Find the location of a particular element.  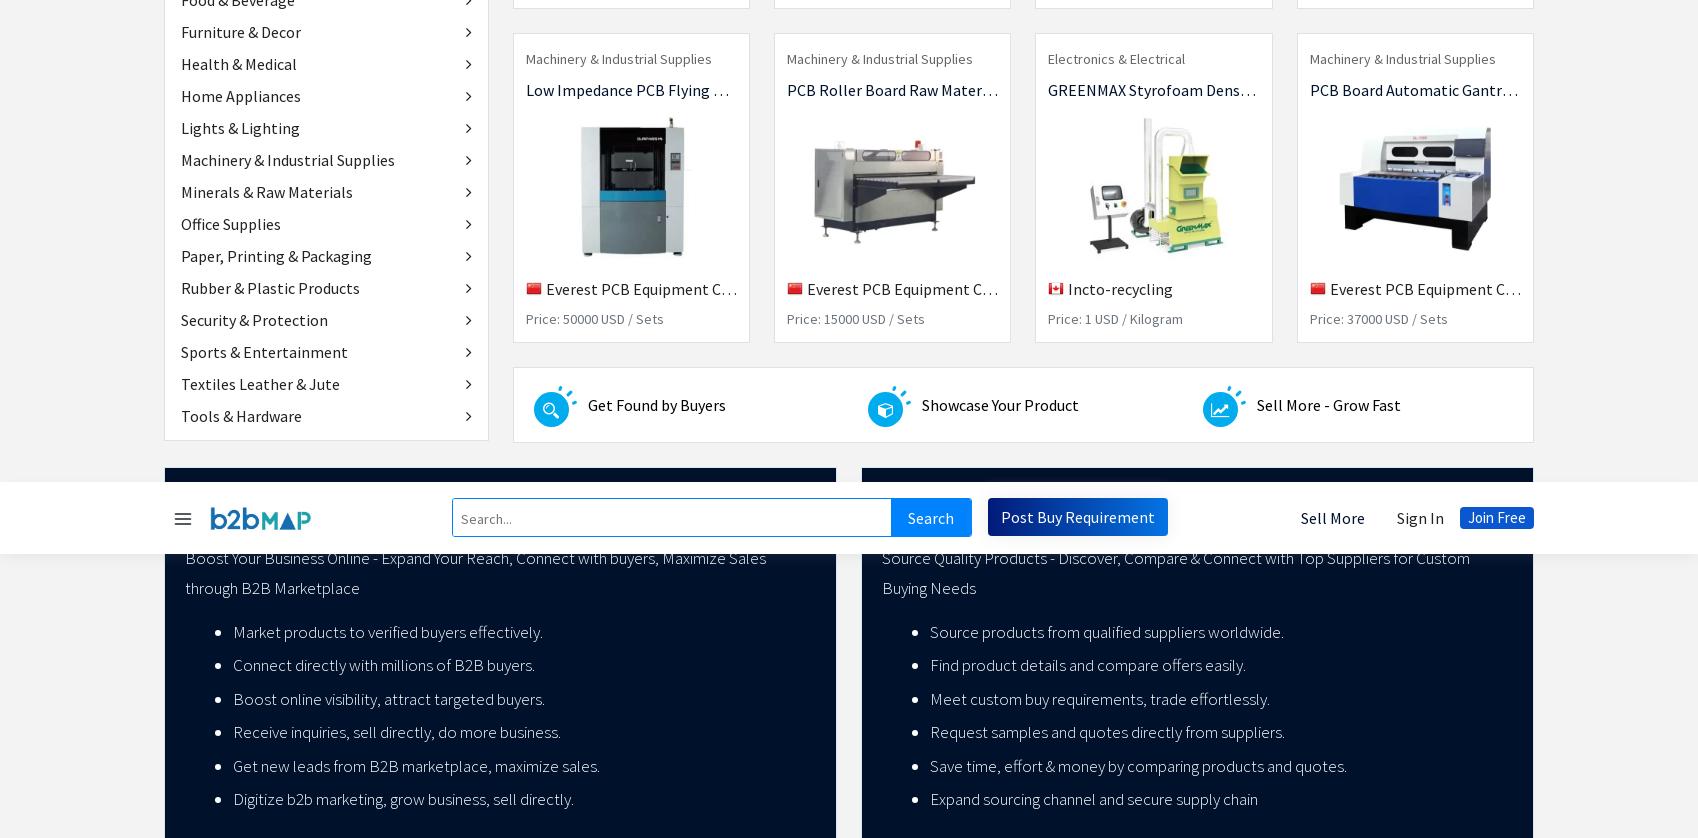

'Post your buy requirement & get quotes from top manufacturers & suppliers.' is located at coordinates (524, 273).